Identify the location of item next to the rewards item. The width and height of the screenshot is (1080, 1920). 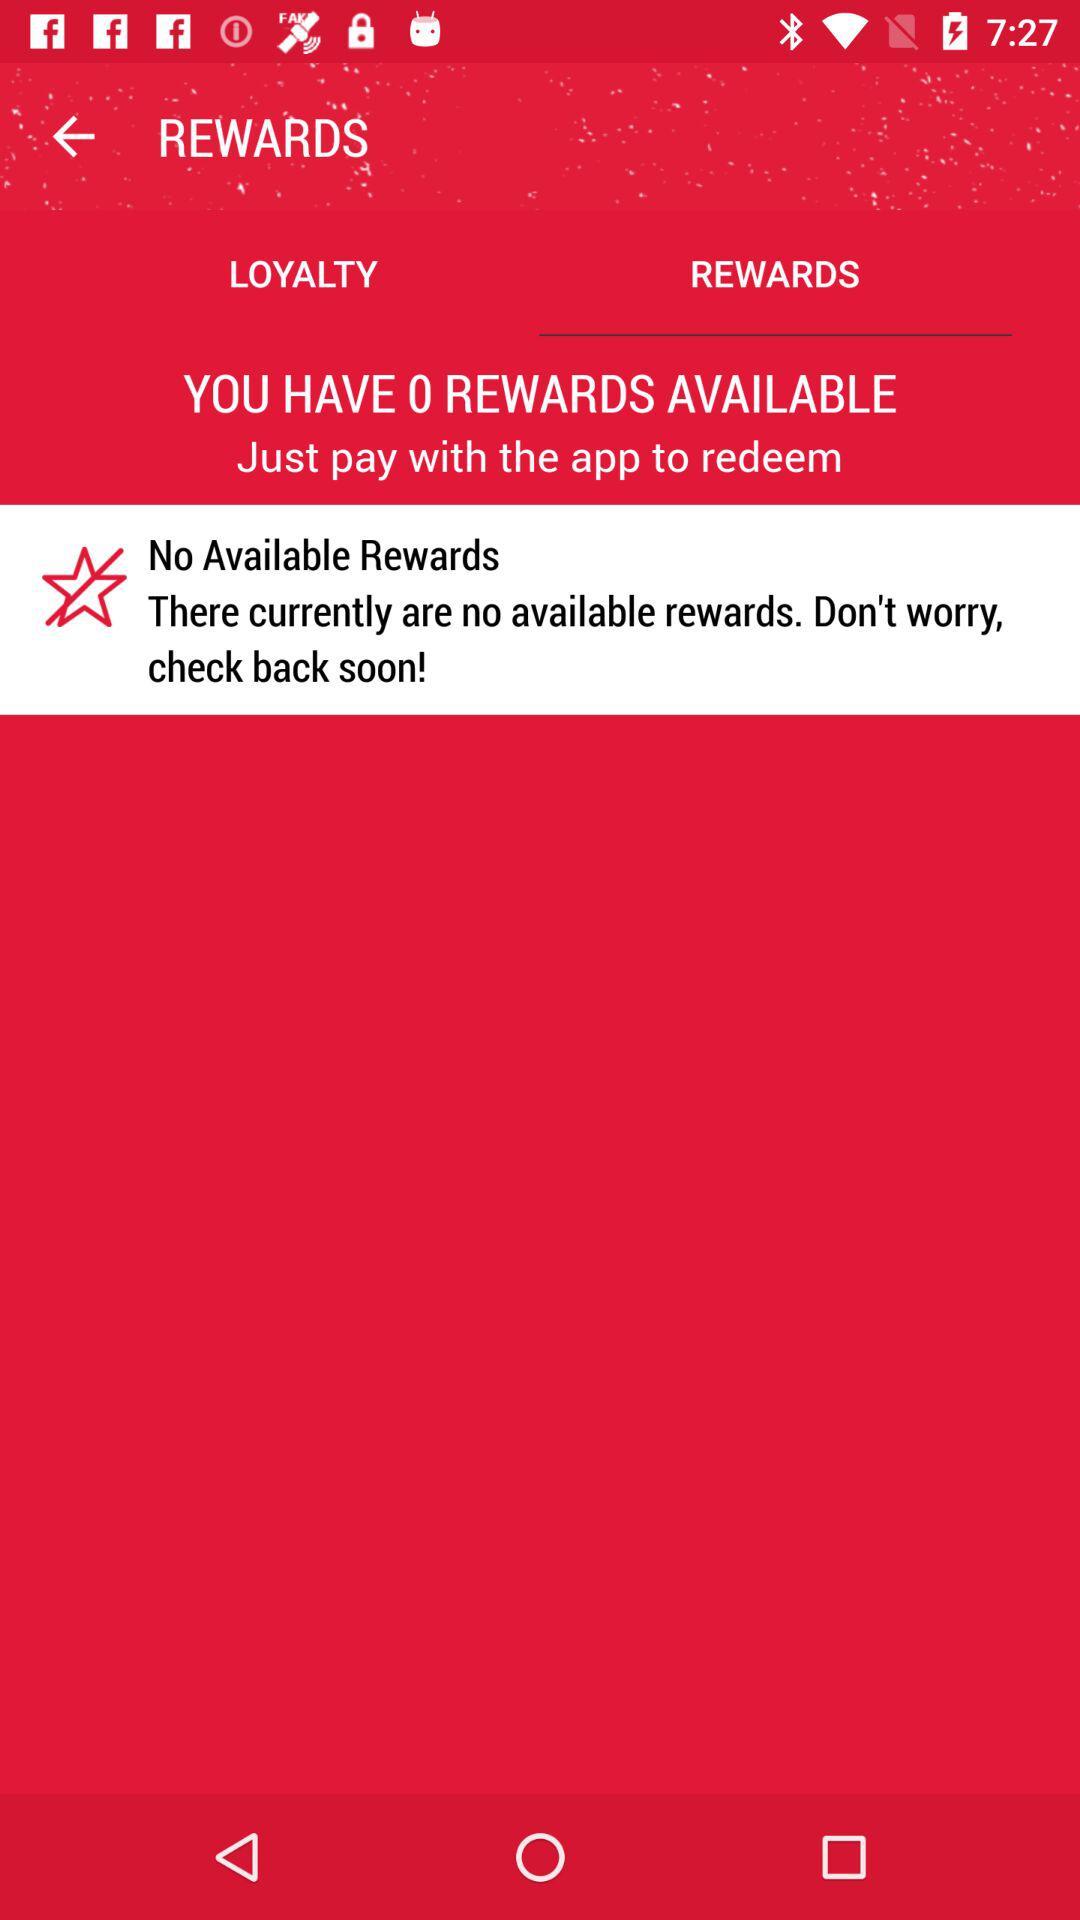
(72, 135).